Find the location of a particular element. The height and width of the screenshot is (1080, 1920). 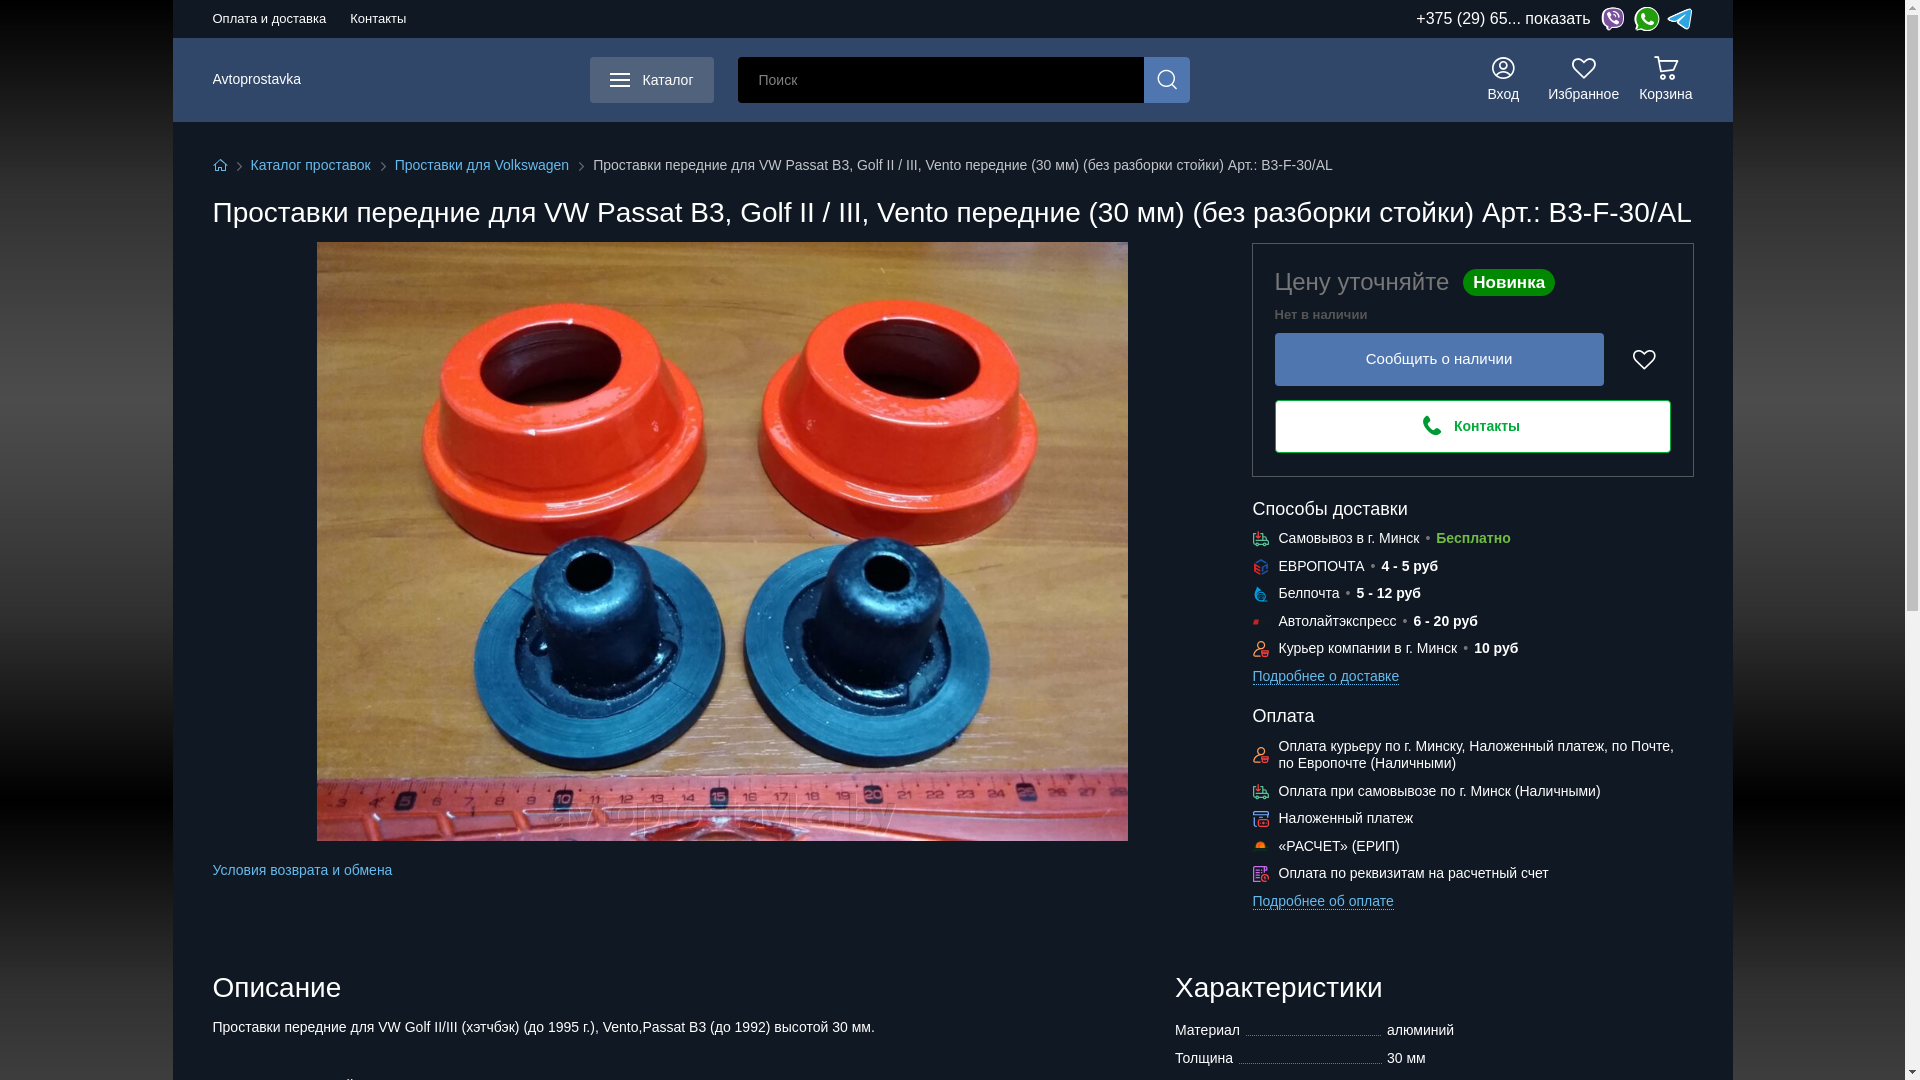

'Avtoprostavka' is located at coordinates (254, 79).